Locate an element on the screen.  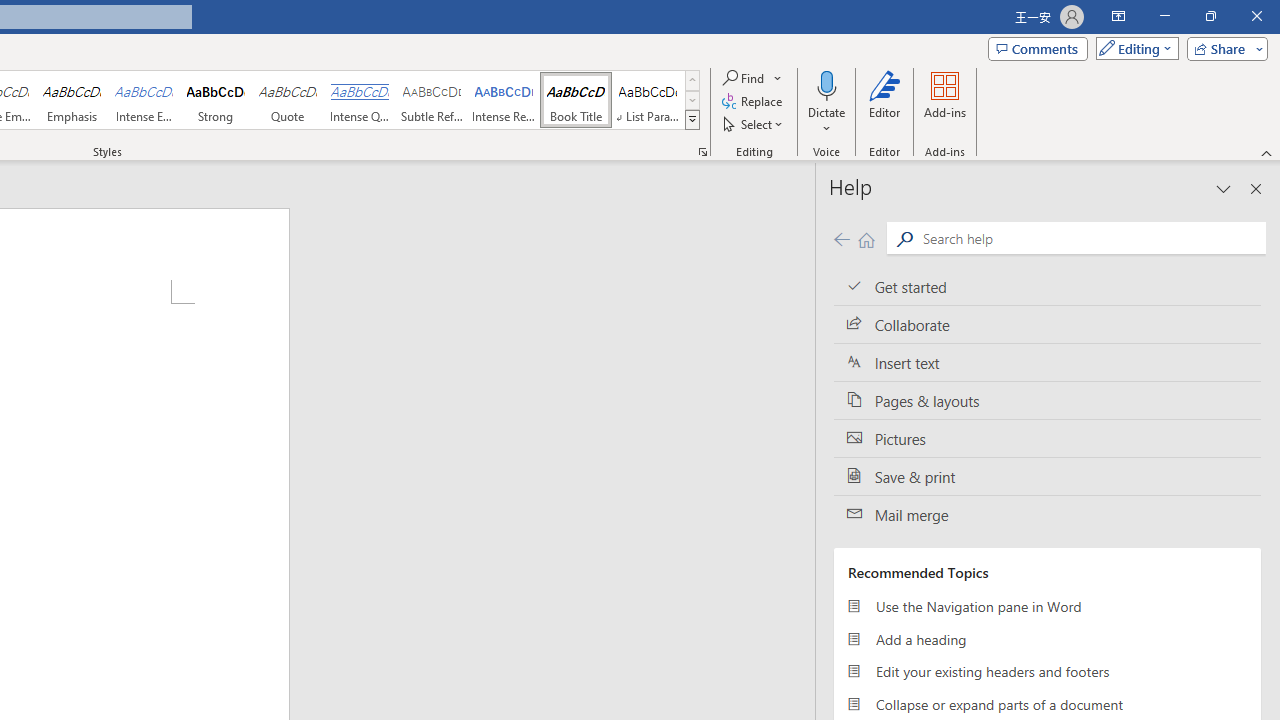
'Styles...' is located at coordinates (702, 150).